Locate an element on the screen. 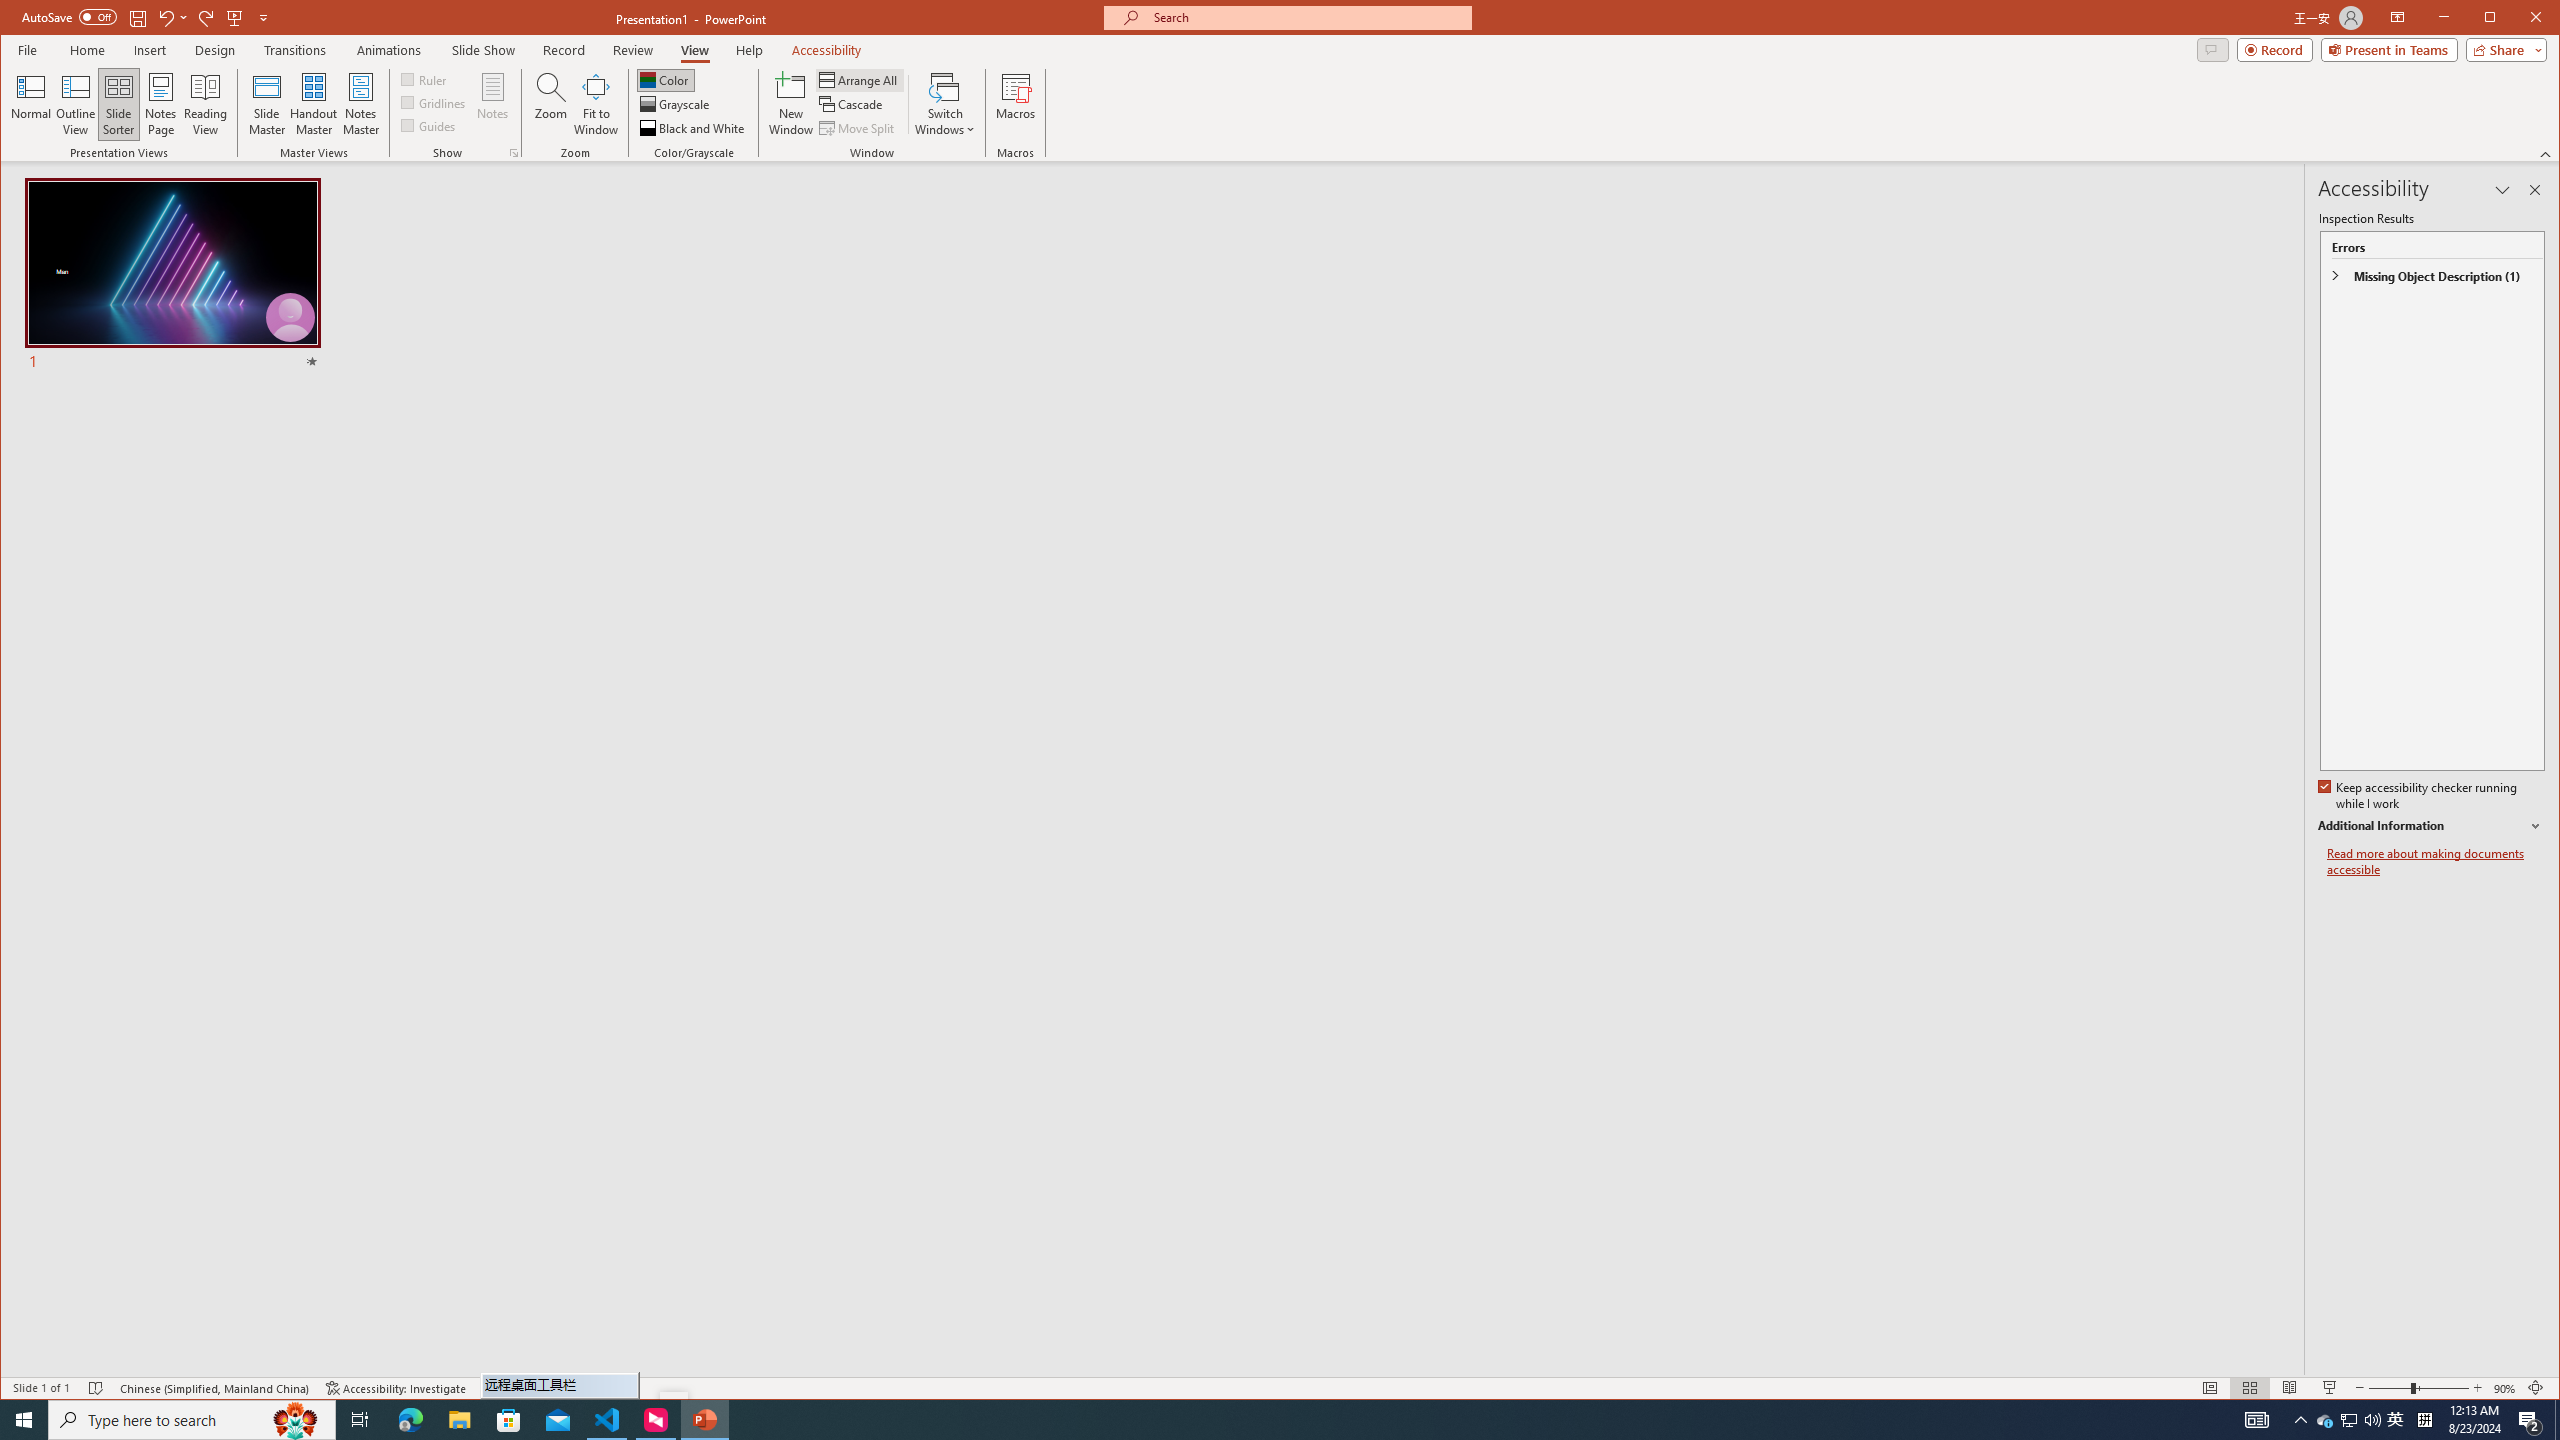 Image resolution: width=2560 pixels, height=1440 pixels. 'Additional Information' is located at coordinates (2429, 826).